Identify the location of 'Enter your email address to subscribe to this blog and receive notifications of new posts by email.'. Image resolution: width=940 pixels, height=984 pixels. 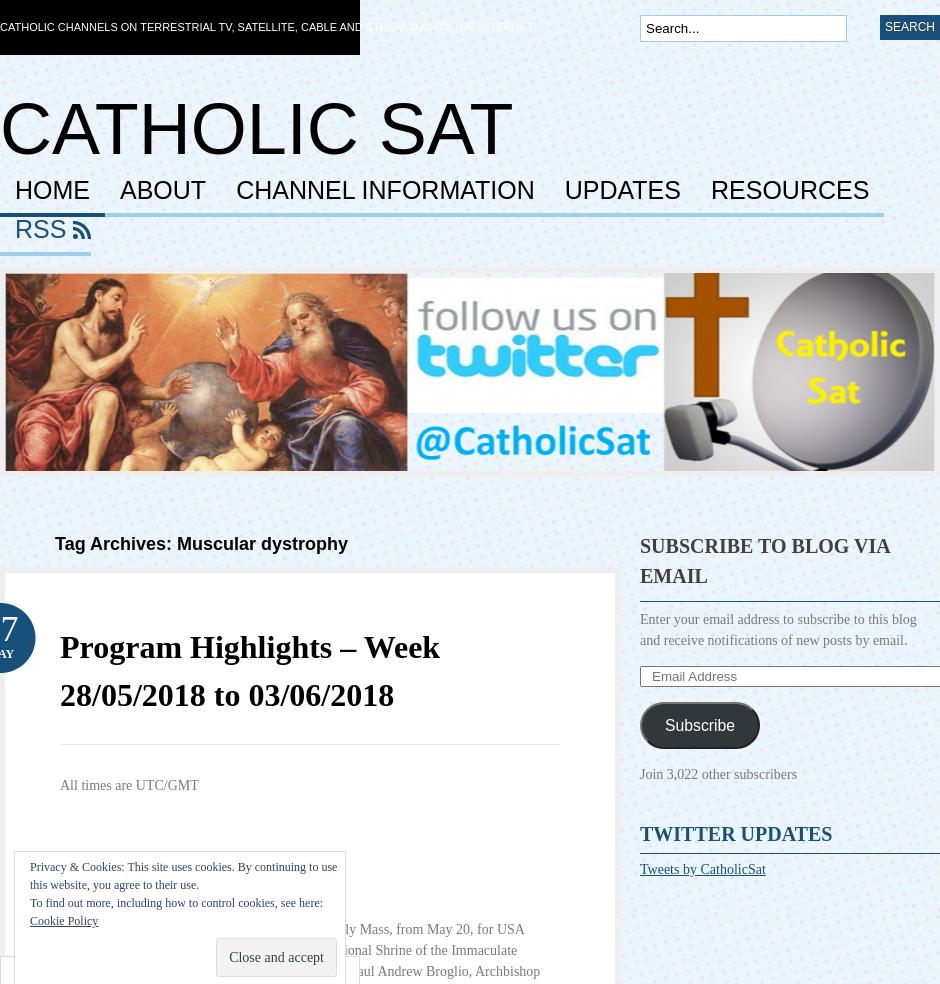
(777, 629).